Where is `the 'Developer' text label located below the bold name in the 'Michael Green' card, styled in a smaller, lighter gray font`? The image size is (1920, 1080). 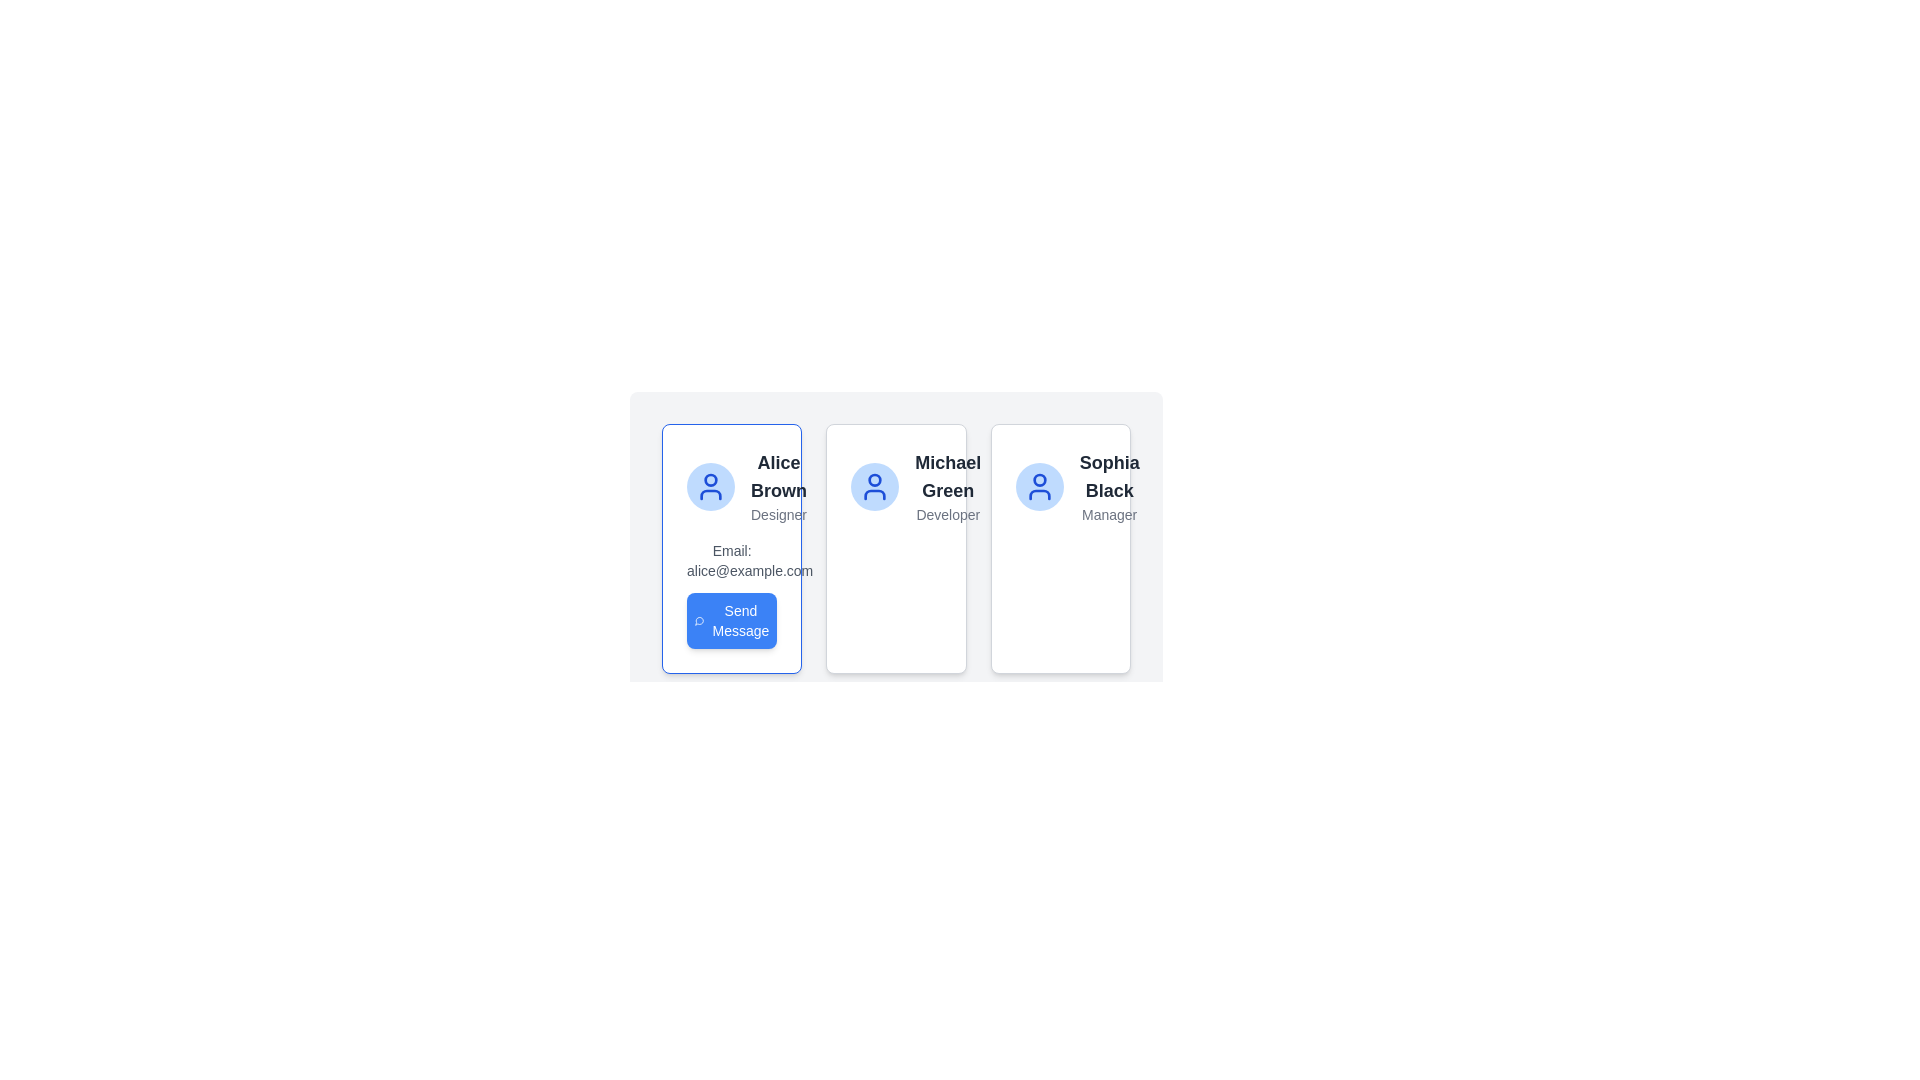 the 'Developer' text label located below the bold name in the 'Michael Green' card, styled in a smaller, lighter gray font is located at coordinates (947, 514).